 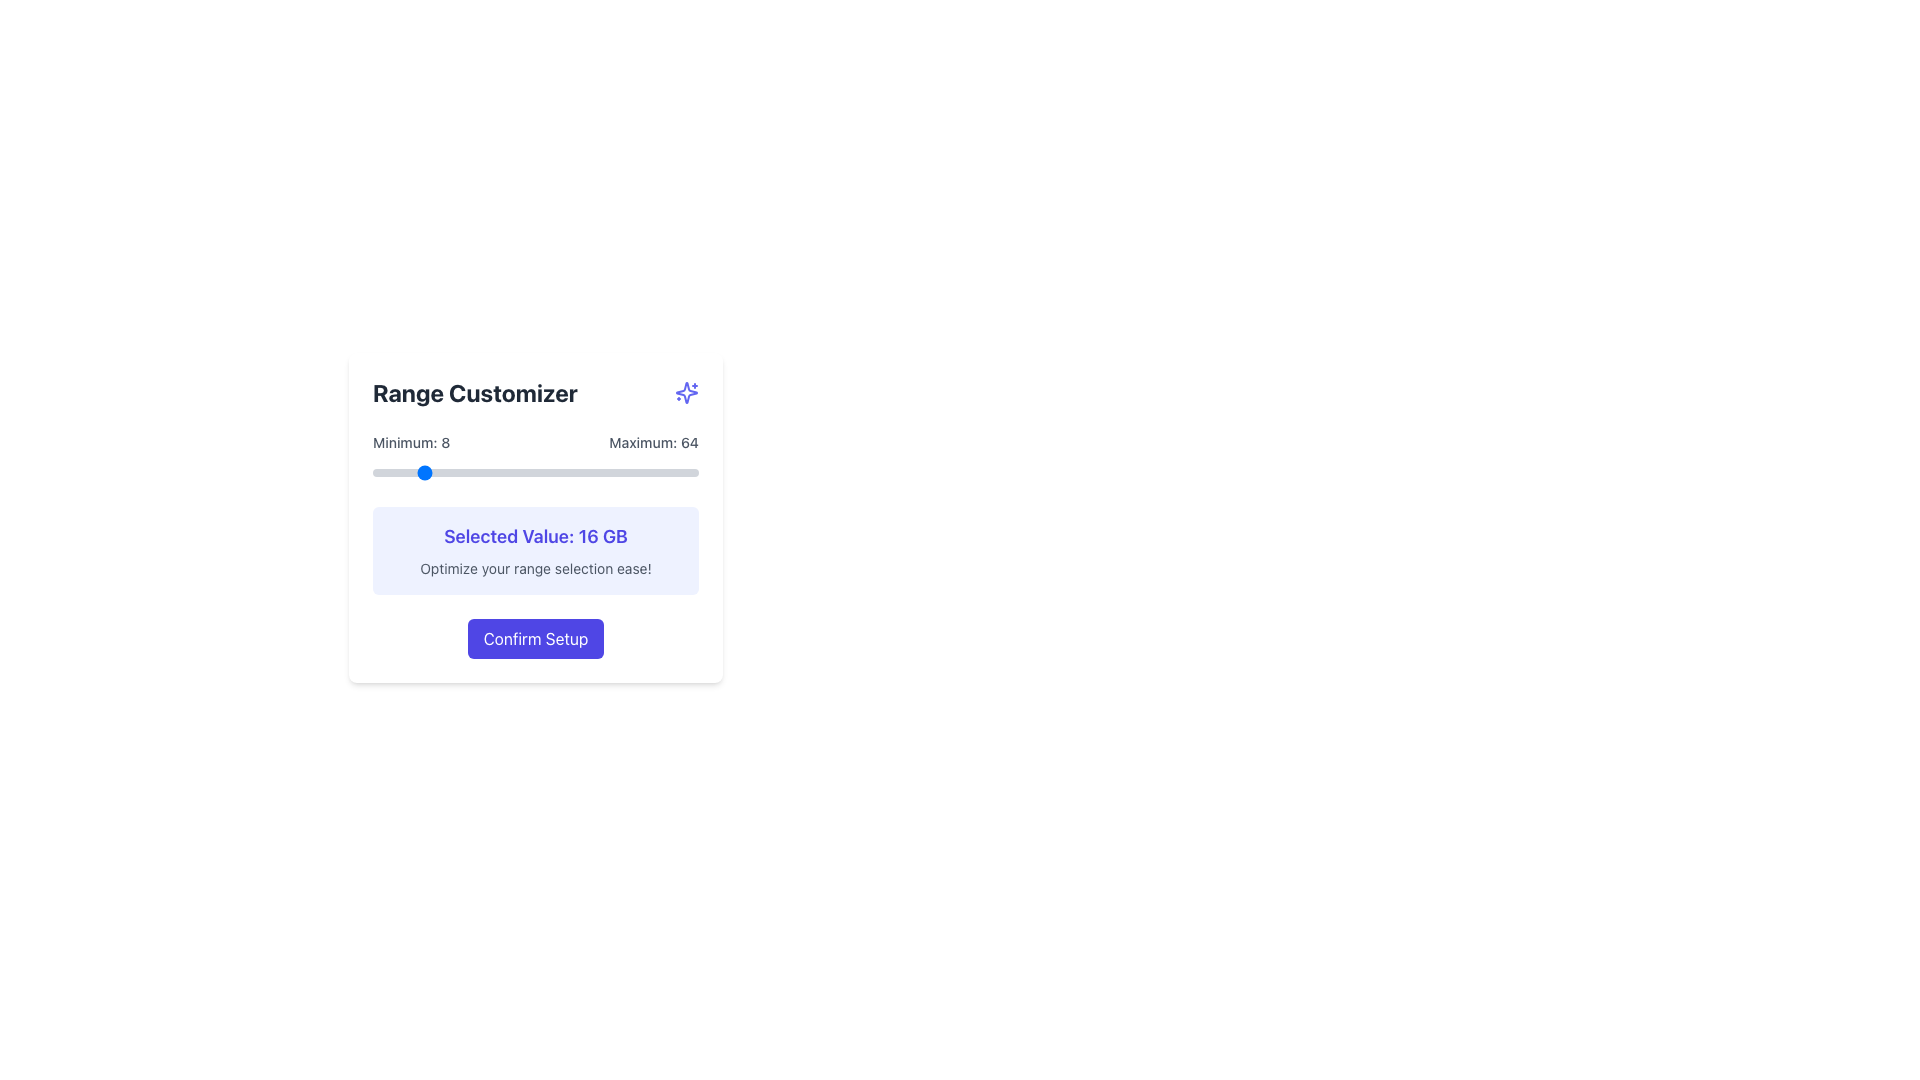 I want to click on the slider value, so click(x=530, y=473).